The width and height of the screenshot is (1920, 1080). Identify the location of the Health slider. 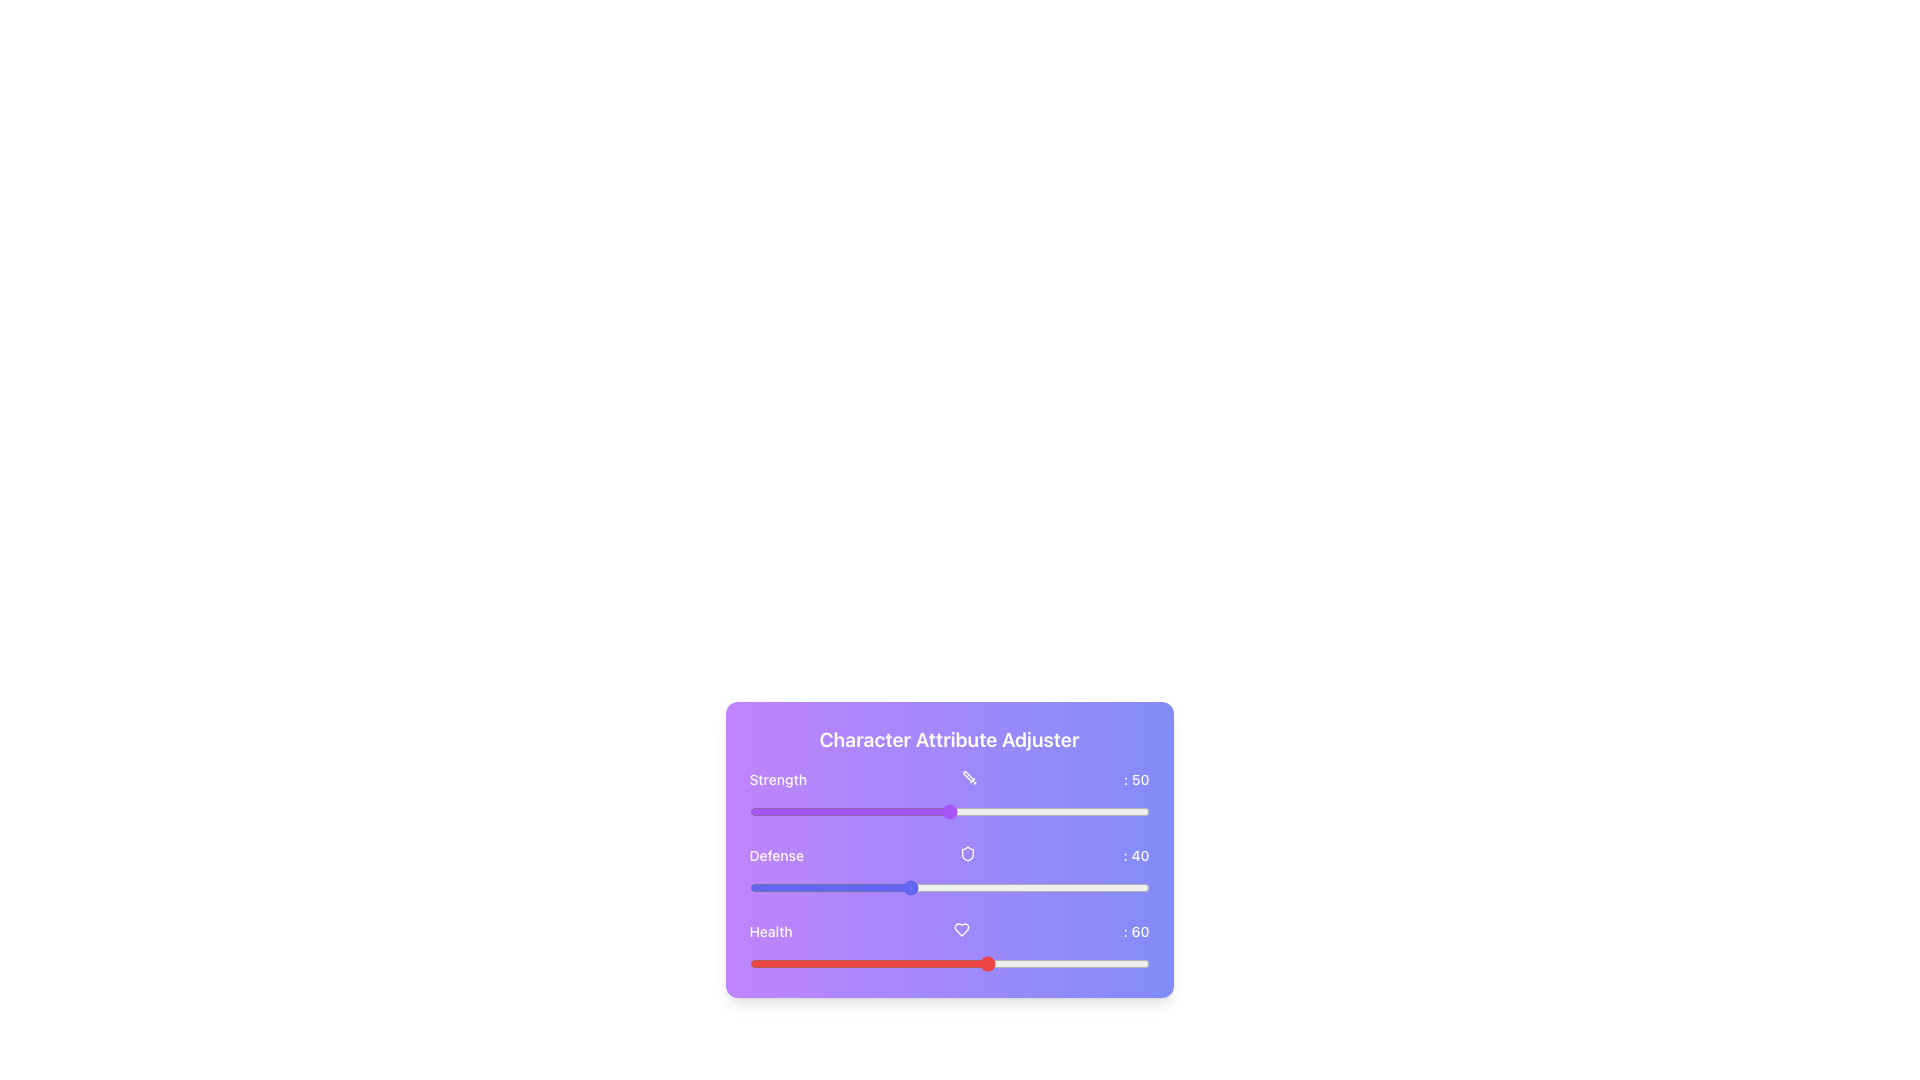
(1080, 963).